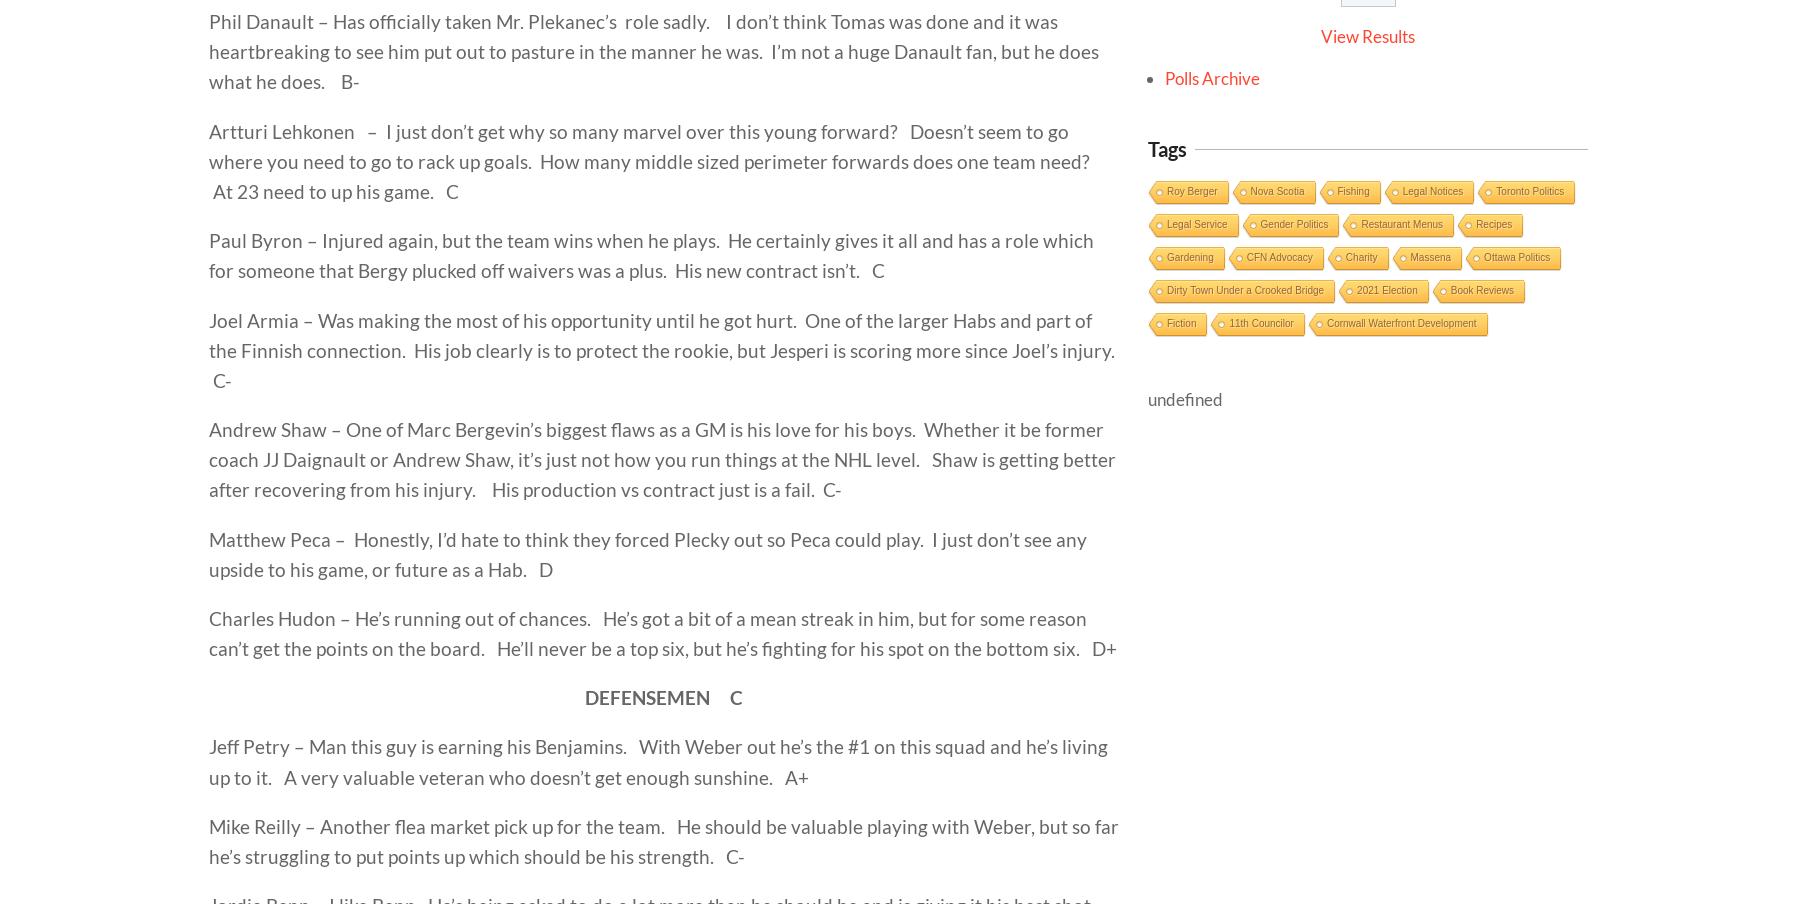 This screenshot has height=904, width=1800. Describe the element at coordinates (664, 839) in the screenshot. I see `'Mike Reilly – Another flea market pick up for the team.   He should be valuable playing with Weber, but so far he’s struggling to put points up which should be his strength.   C-'` at that location.